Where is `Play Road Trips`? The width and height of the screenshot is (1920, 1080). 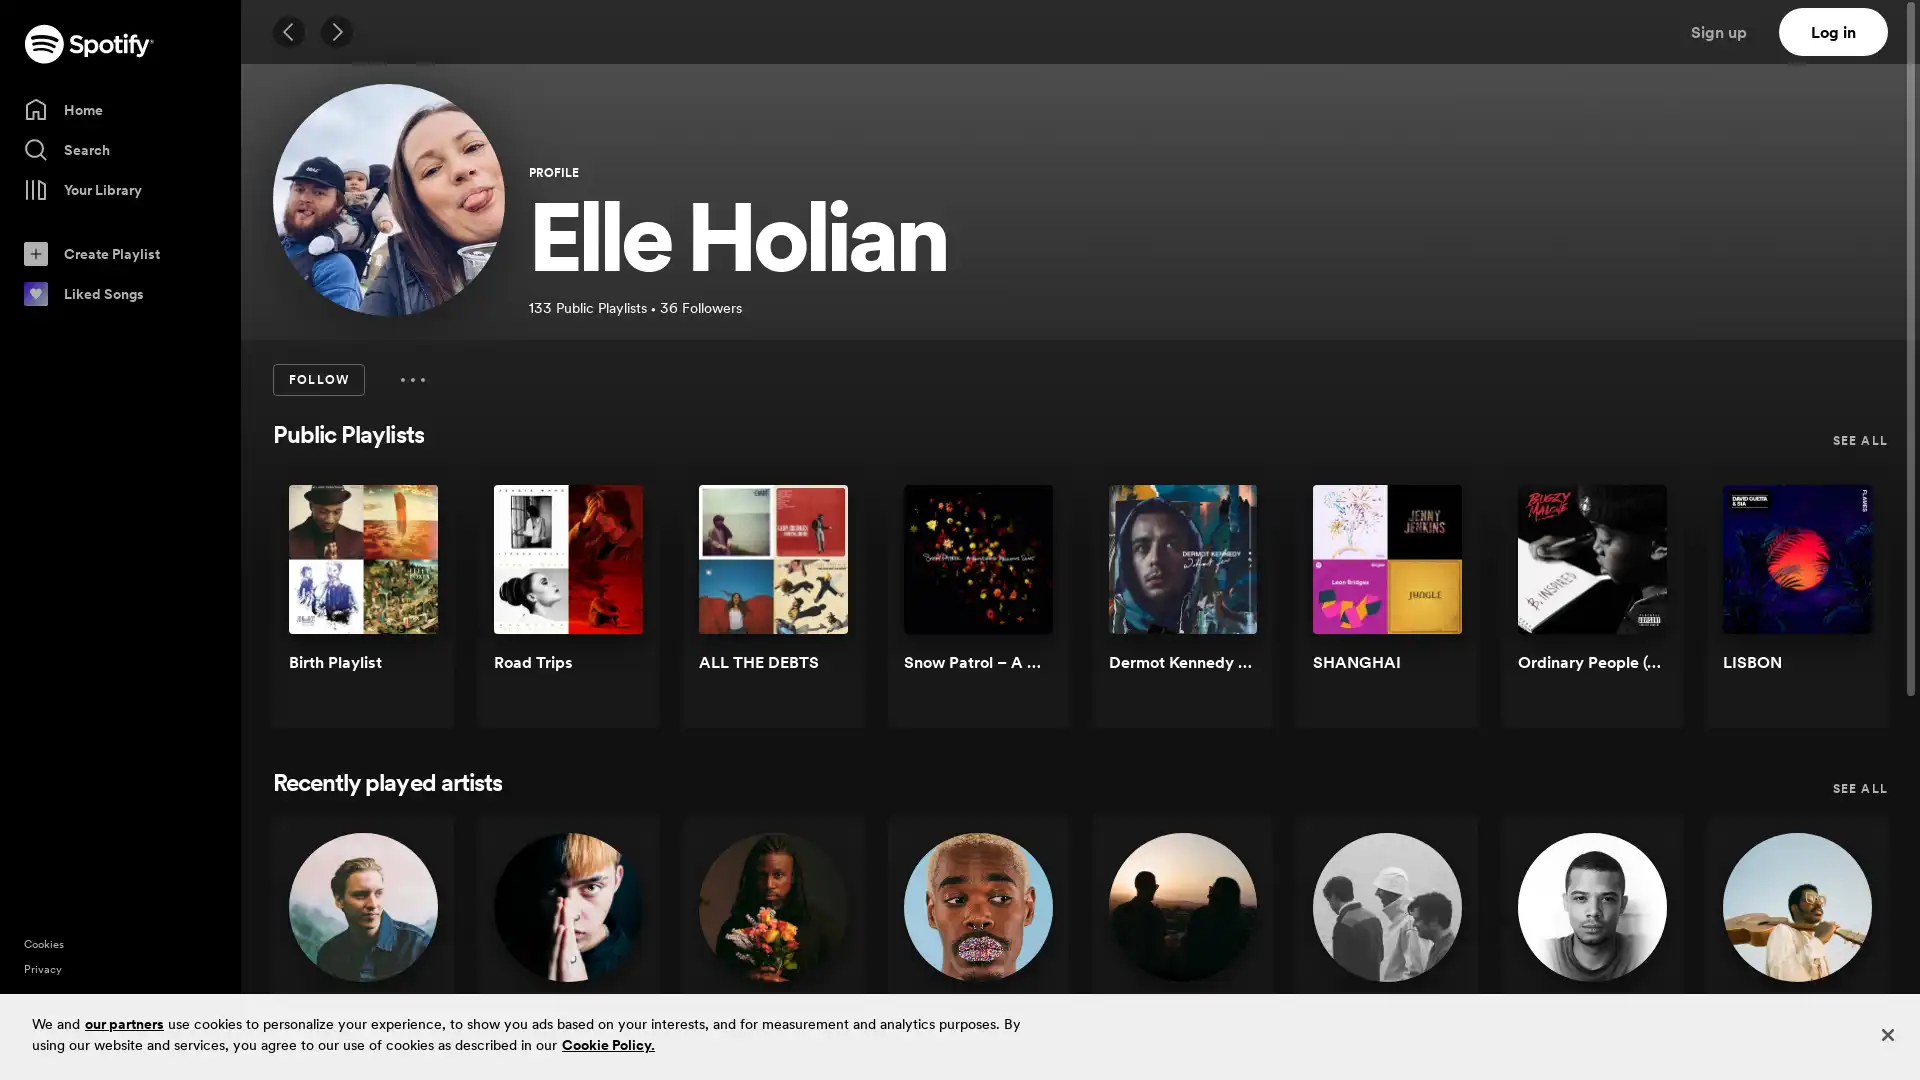
Play Road Trips is located at coordinates (608, 608).